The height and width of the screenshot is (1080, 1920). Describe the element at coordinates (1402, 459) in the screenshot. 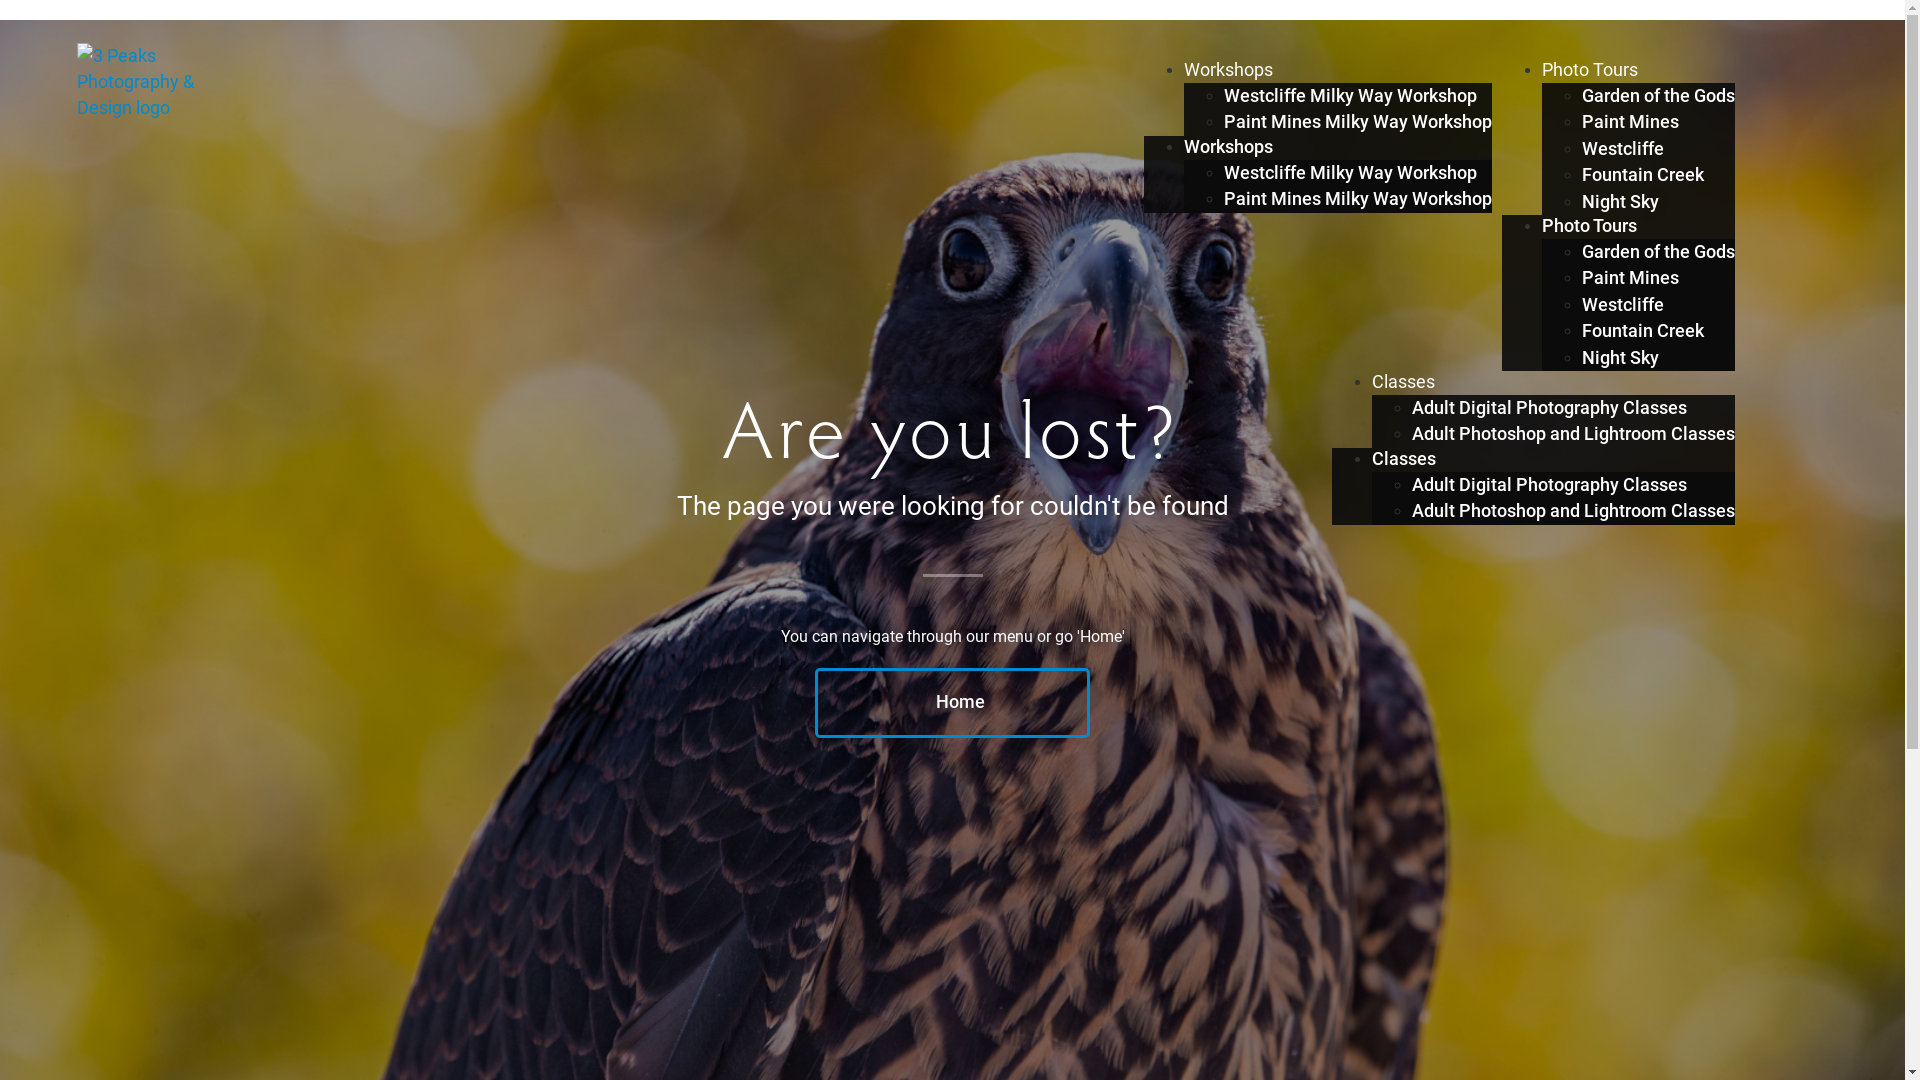

I see `'Classes'` at that location.